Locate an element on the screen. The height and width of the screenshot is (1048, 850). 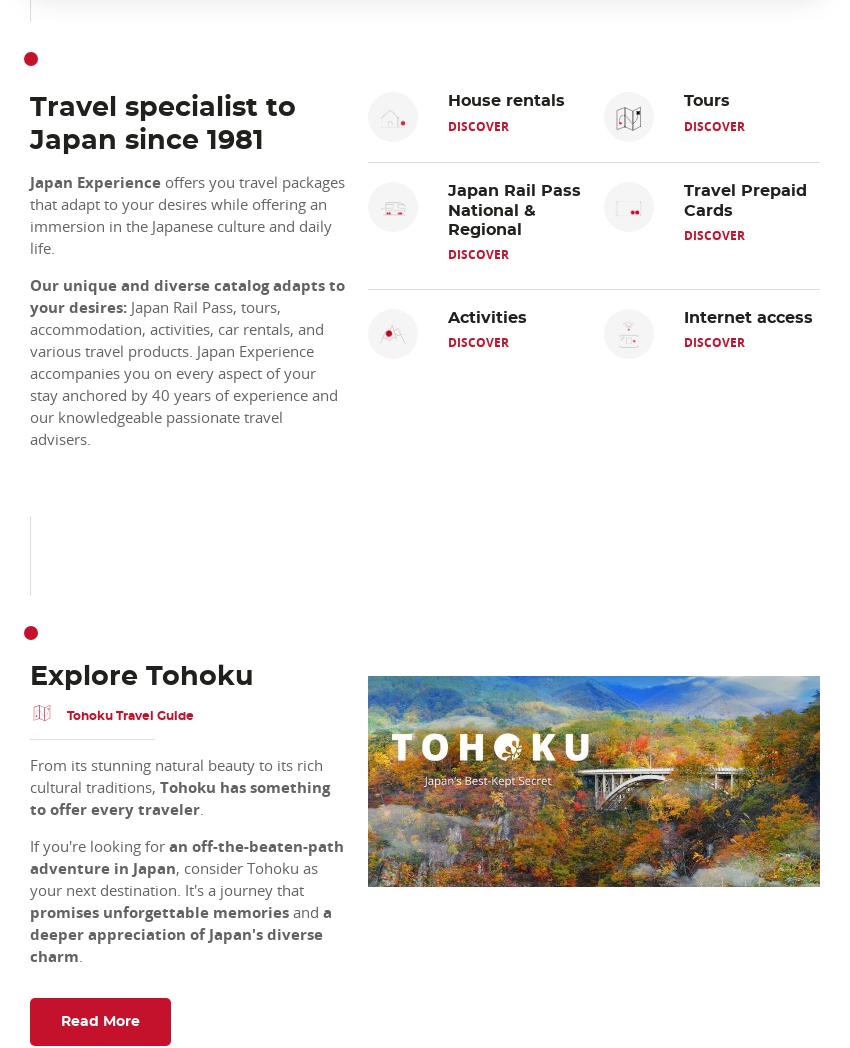
'offers you travel packages that adapt to your desires while offering an immersion in the Japanese culture and daily life.' is located at coordinates (29, 214).